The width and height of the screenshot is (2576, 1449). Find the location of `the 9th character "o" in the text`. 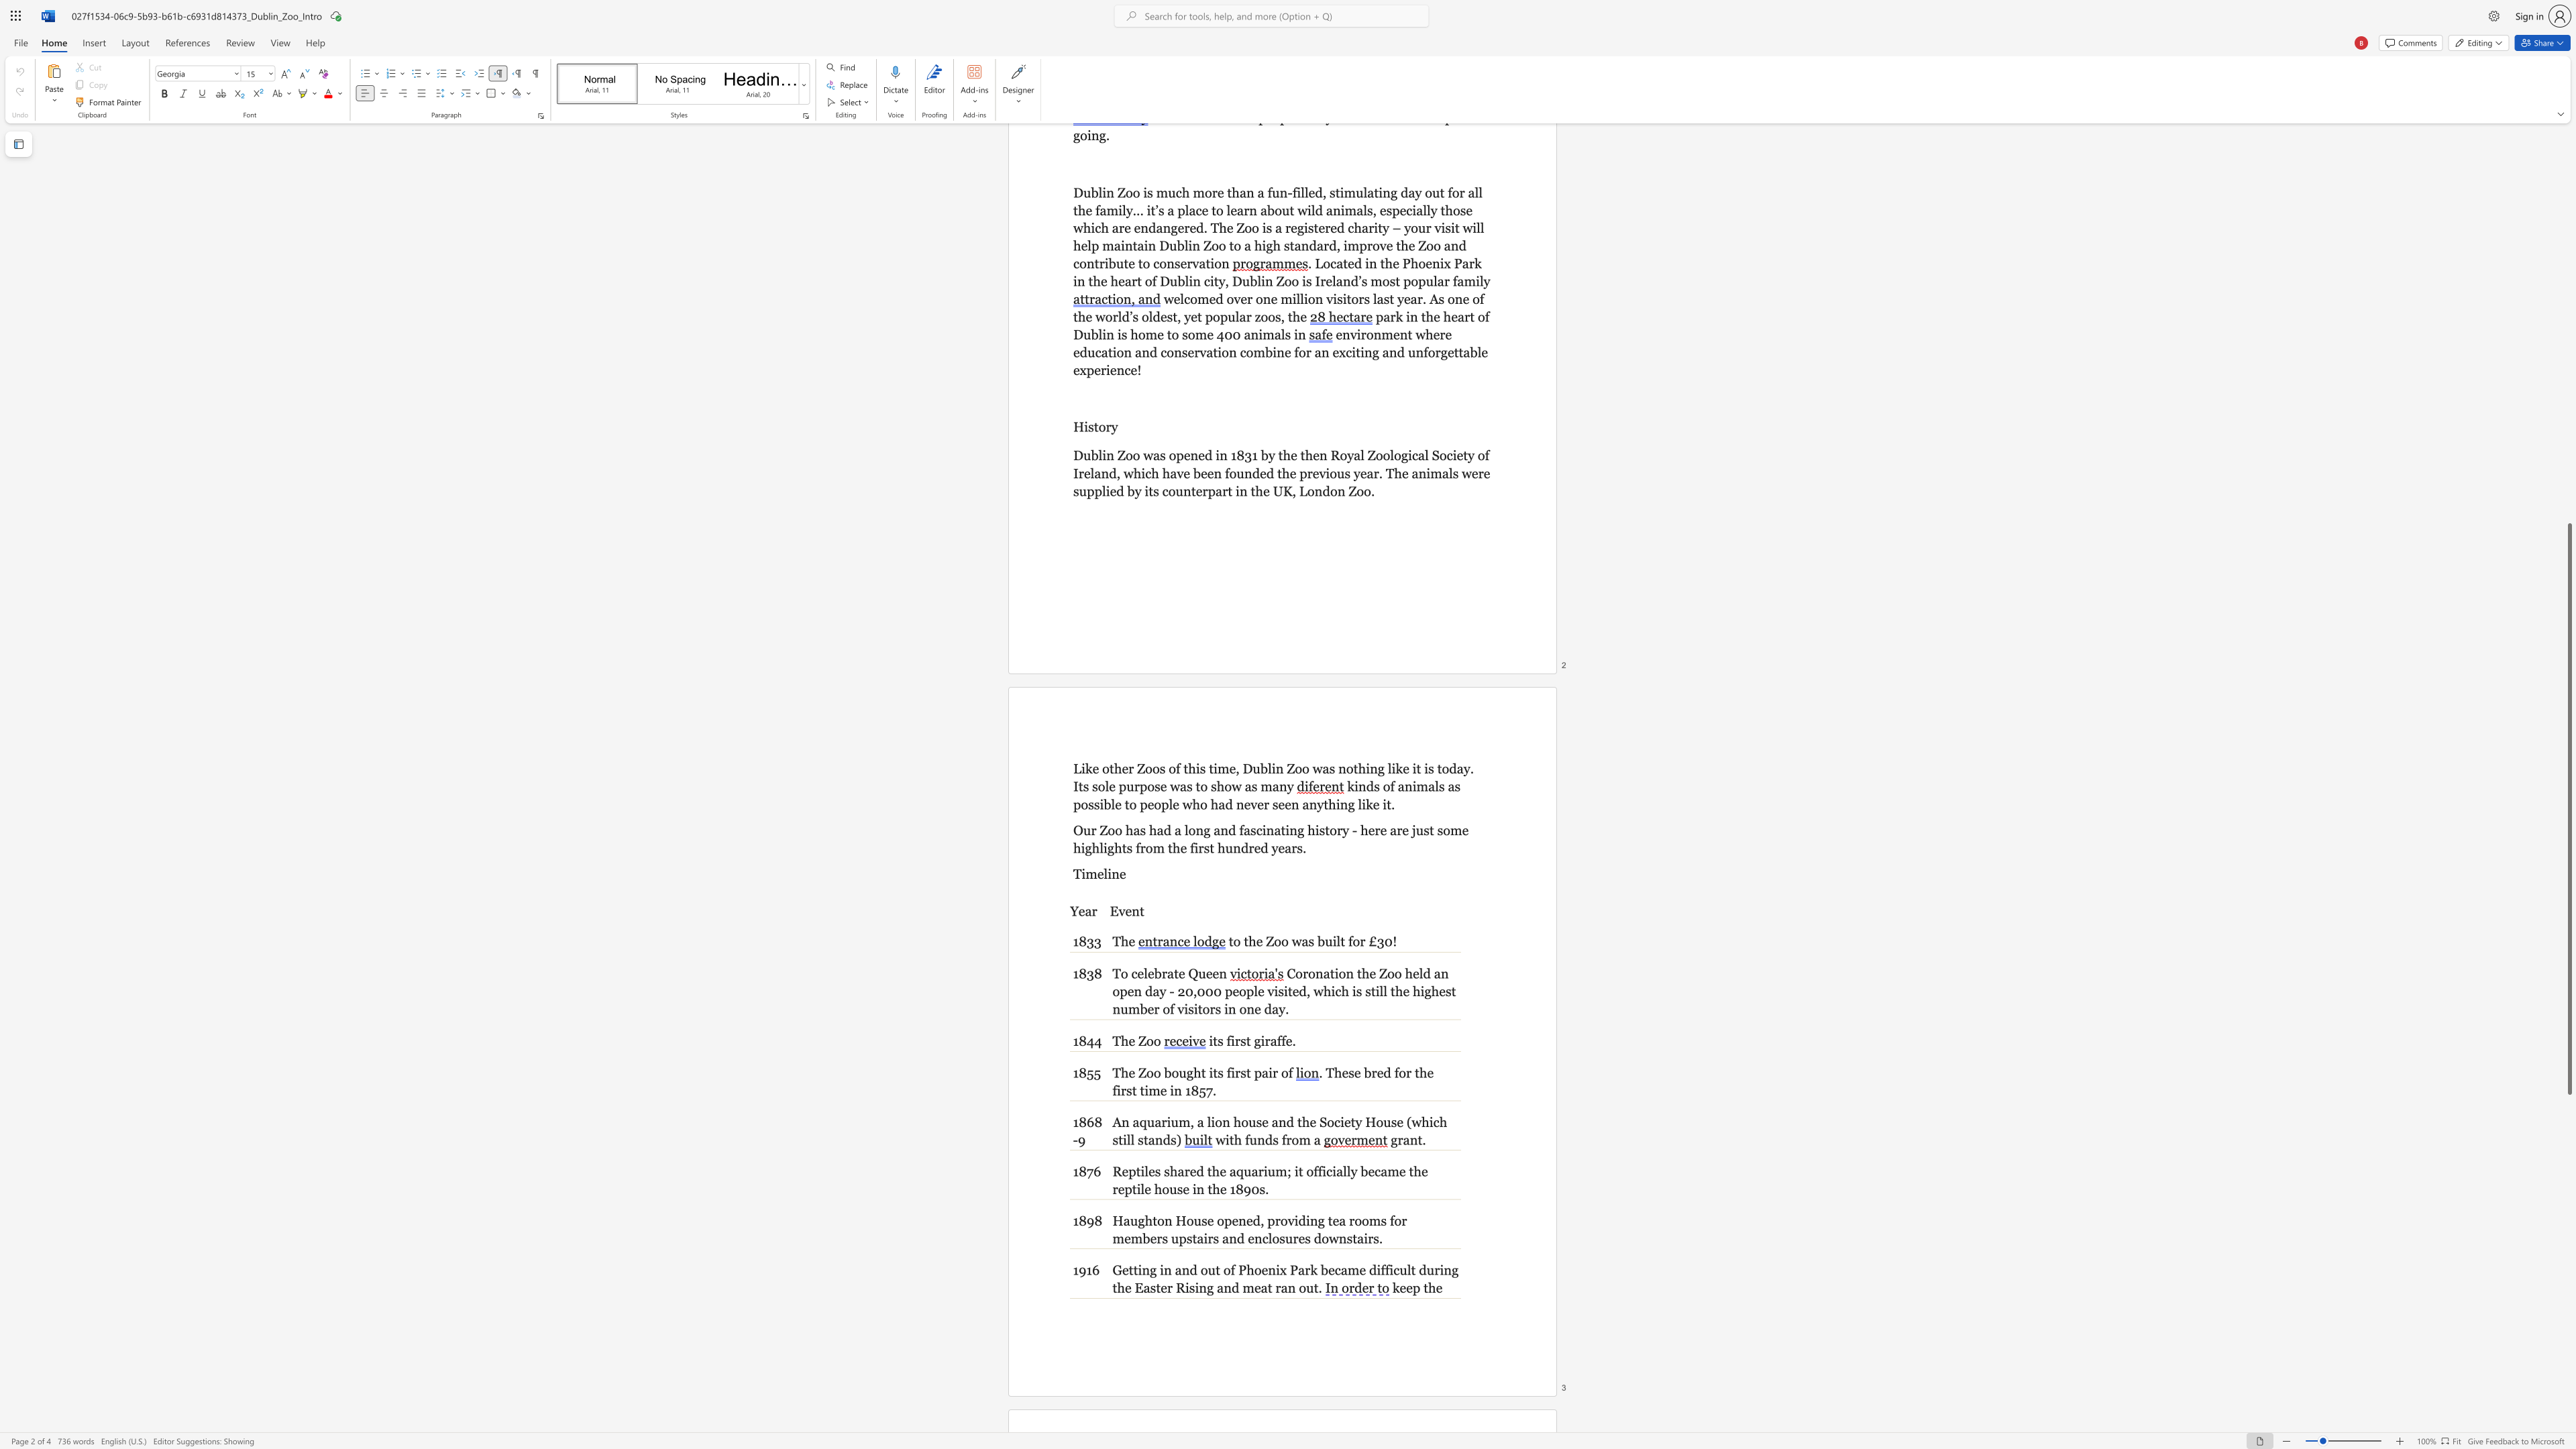

the 9th character "o" in the text is located at coordinates (1324, 1238).